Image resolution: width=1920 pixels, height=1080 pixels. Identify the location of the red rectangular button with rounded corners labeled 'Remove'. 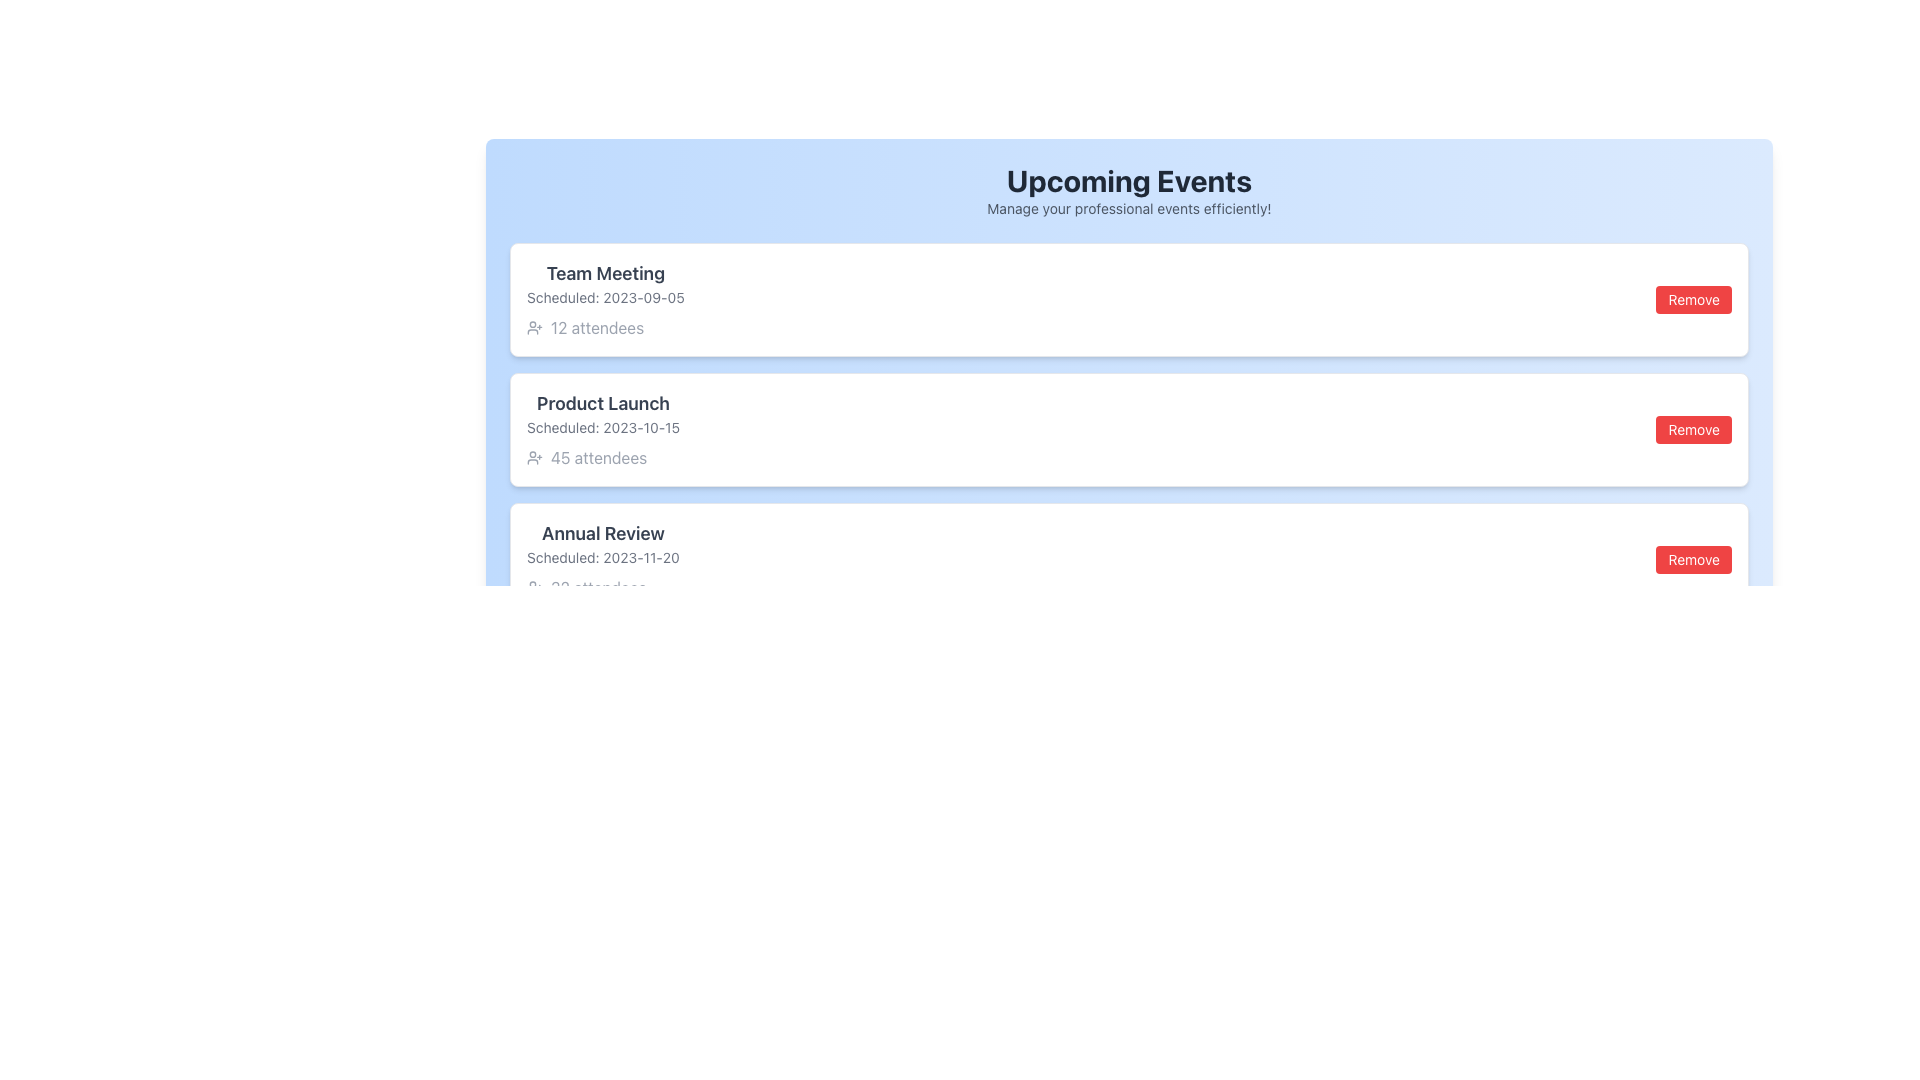
(1693, 559).